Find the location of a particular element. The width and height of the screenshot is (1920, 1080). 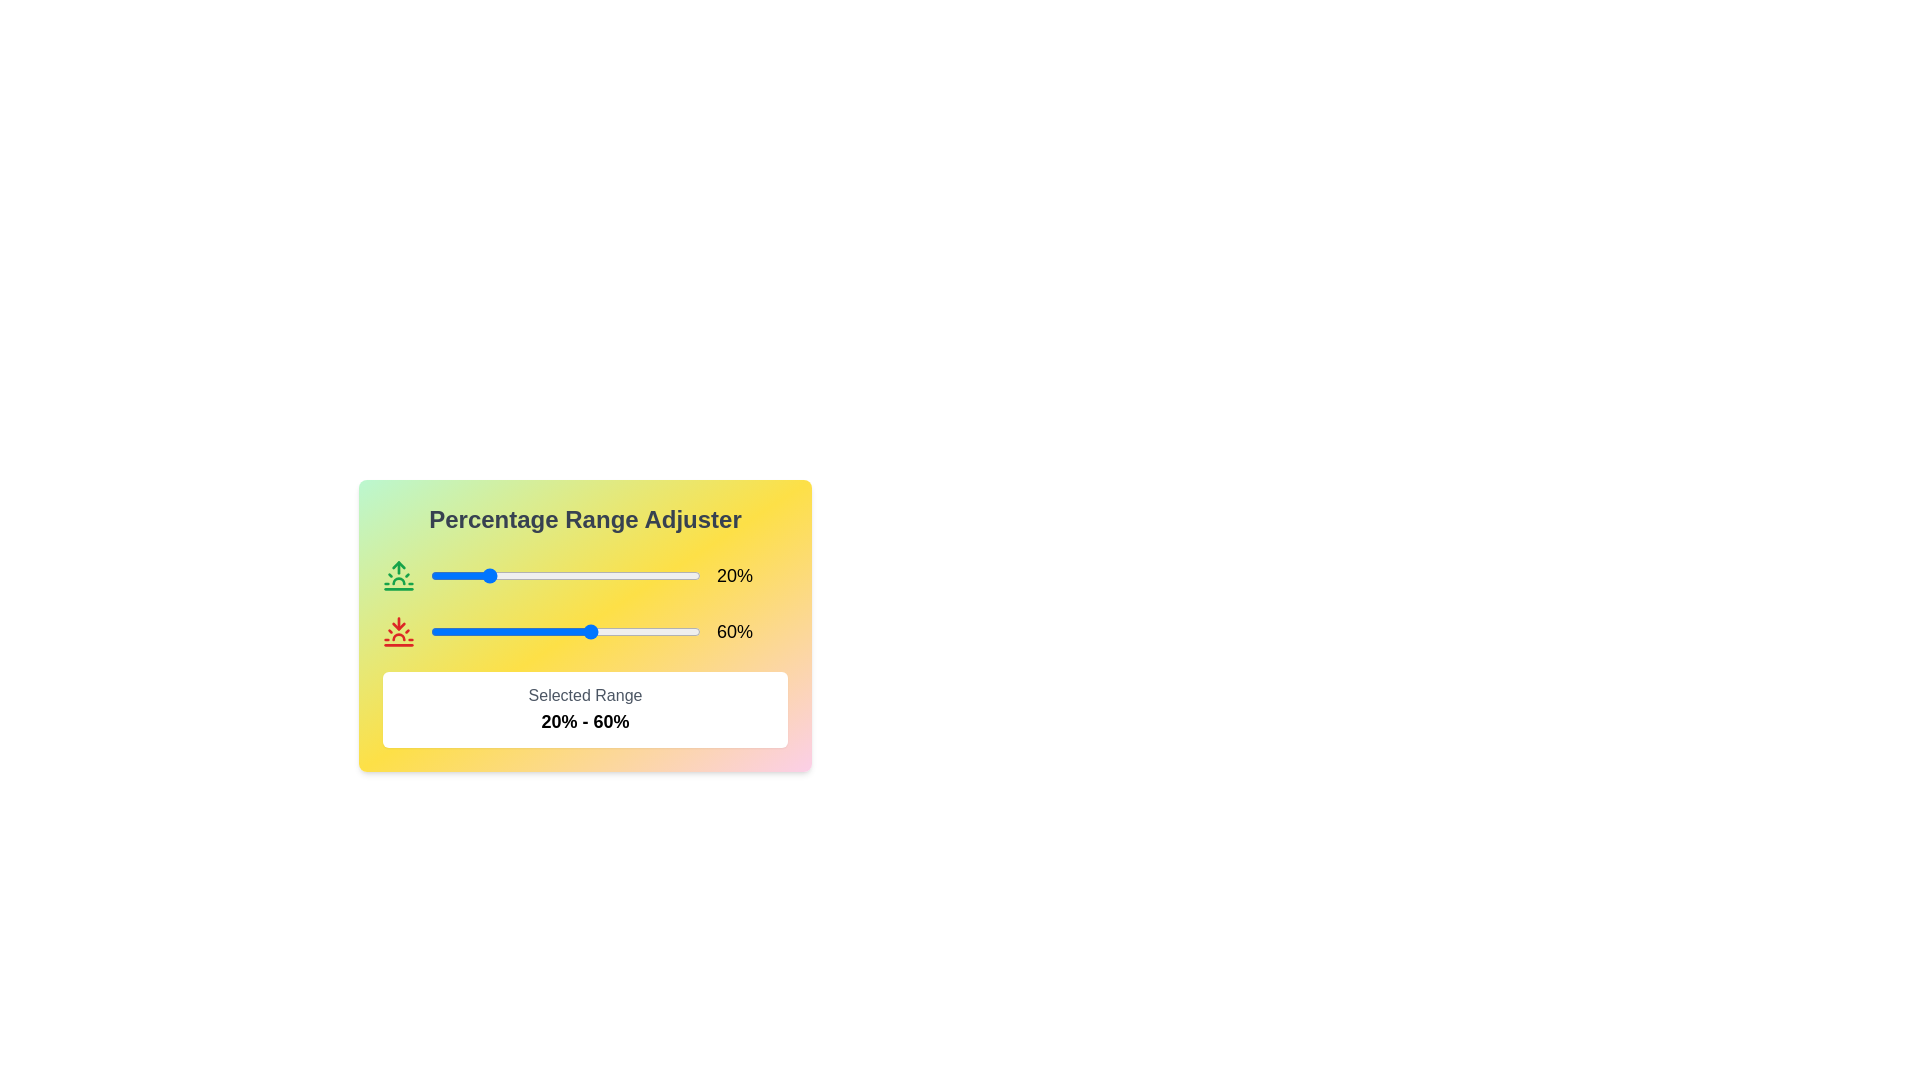

the slider is located at coordinates (673, 575).